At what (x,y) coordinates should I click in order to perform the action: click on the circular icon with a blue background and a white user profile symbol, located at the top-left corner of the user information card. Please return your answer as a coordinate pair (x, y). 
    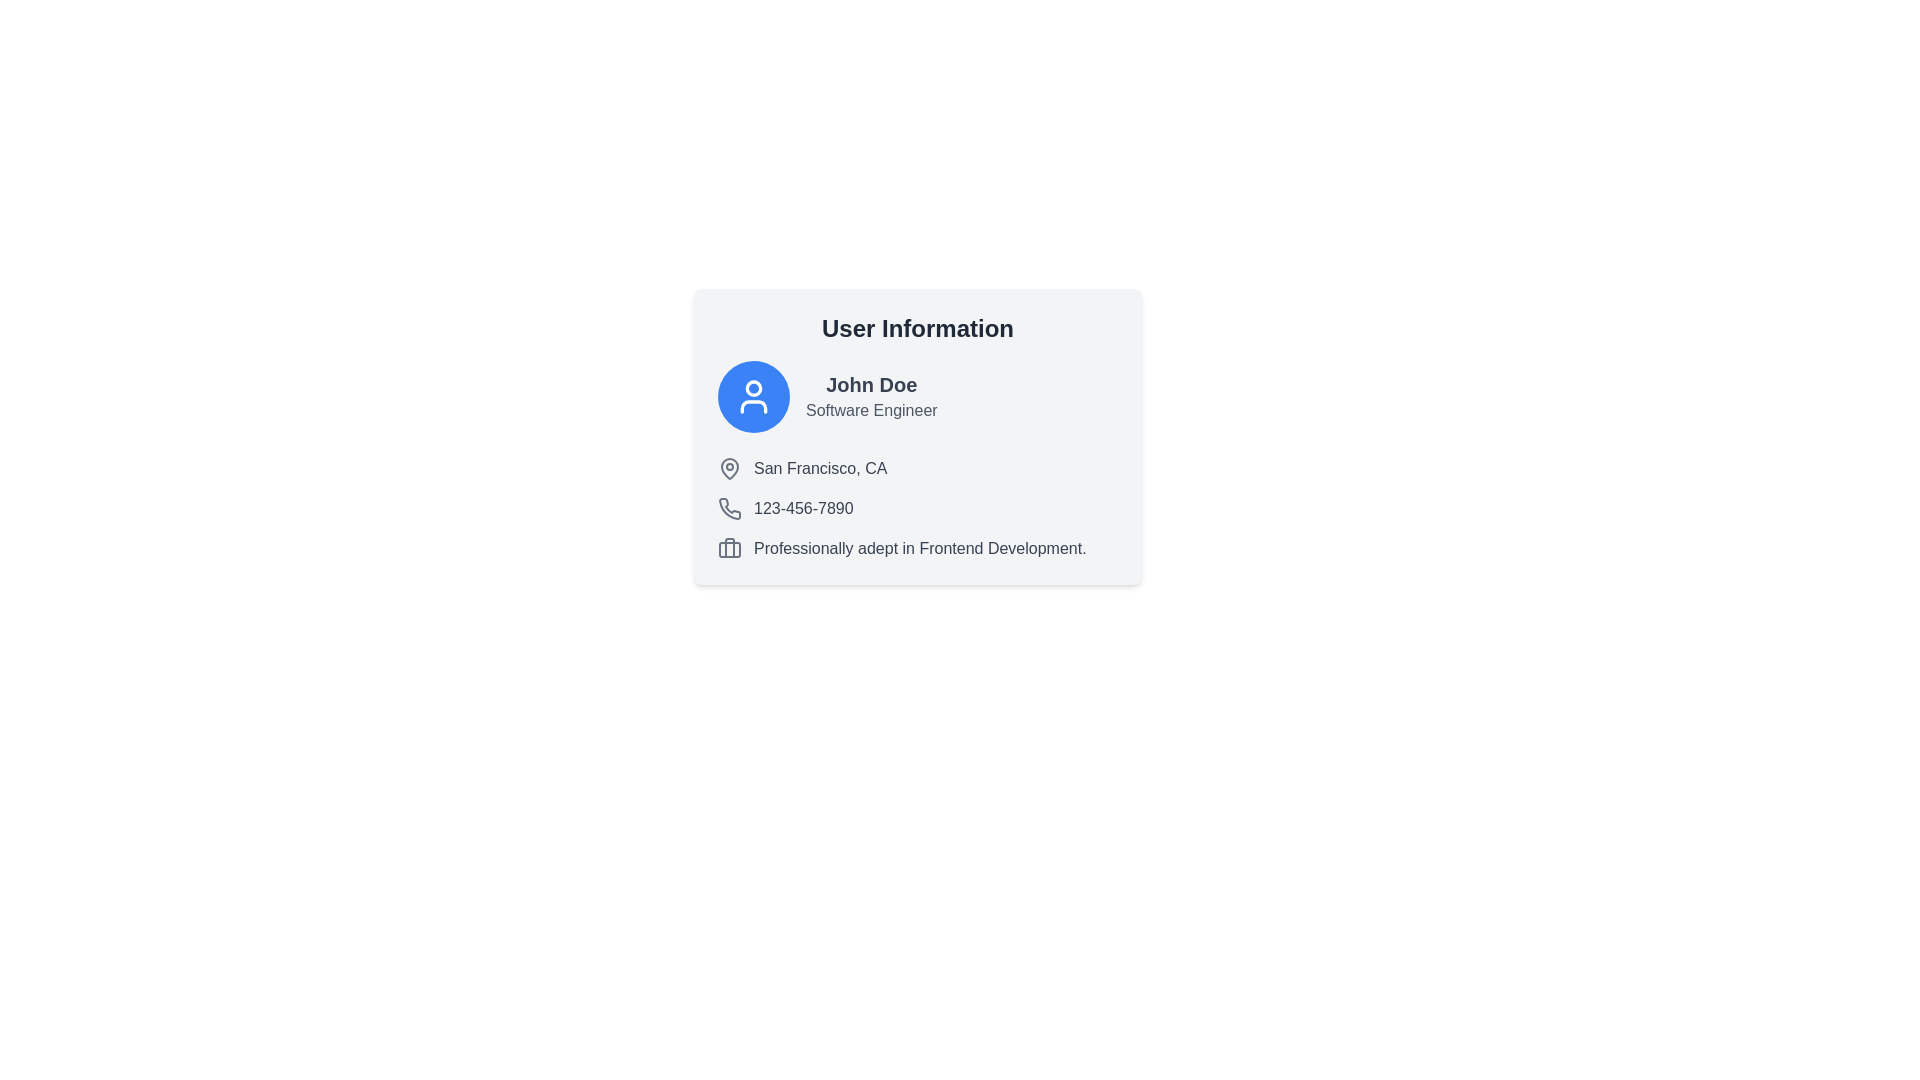
    Looking at the image, I should click on (752, 397).